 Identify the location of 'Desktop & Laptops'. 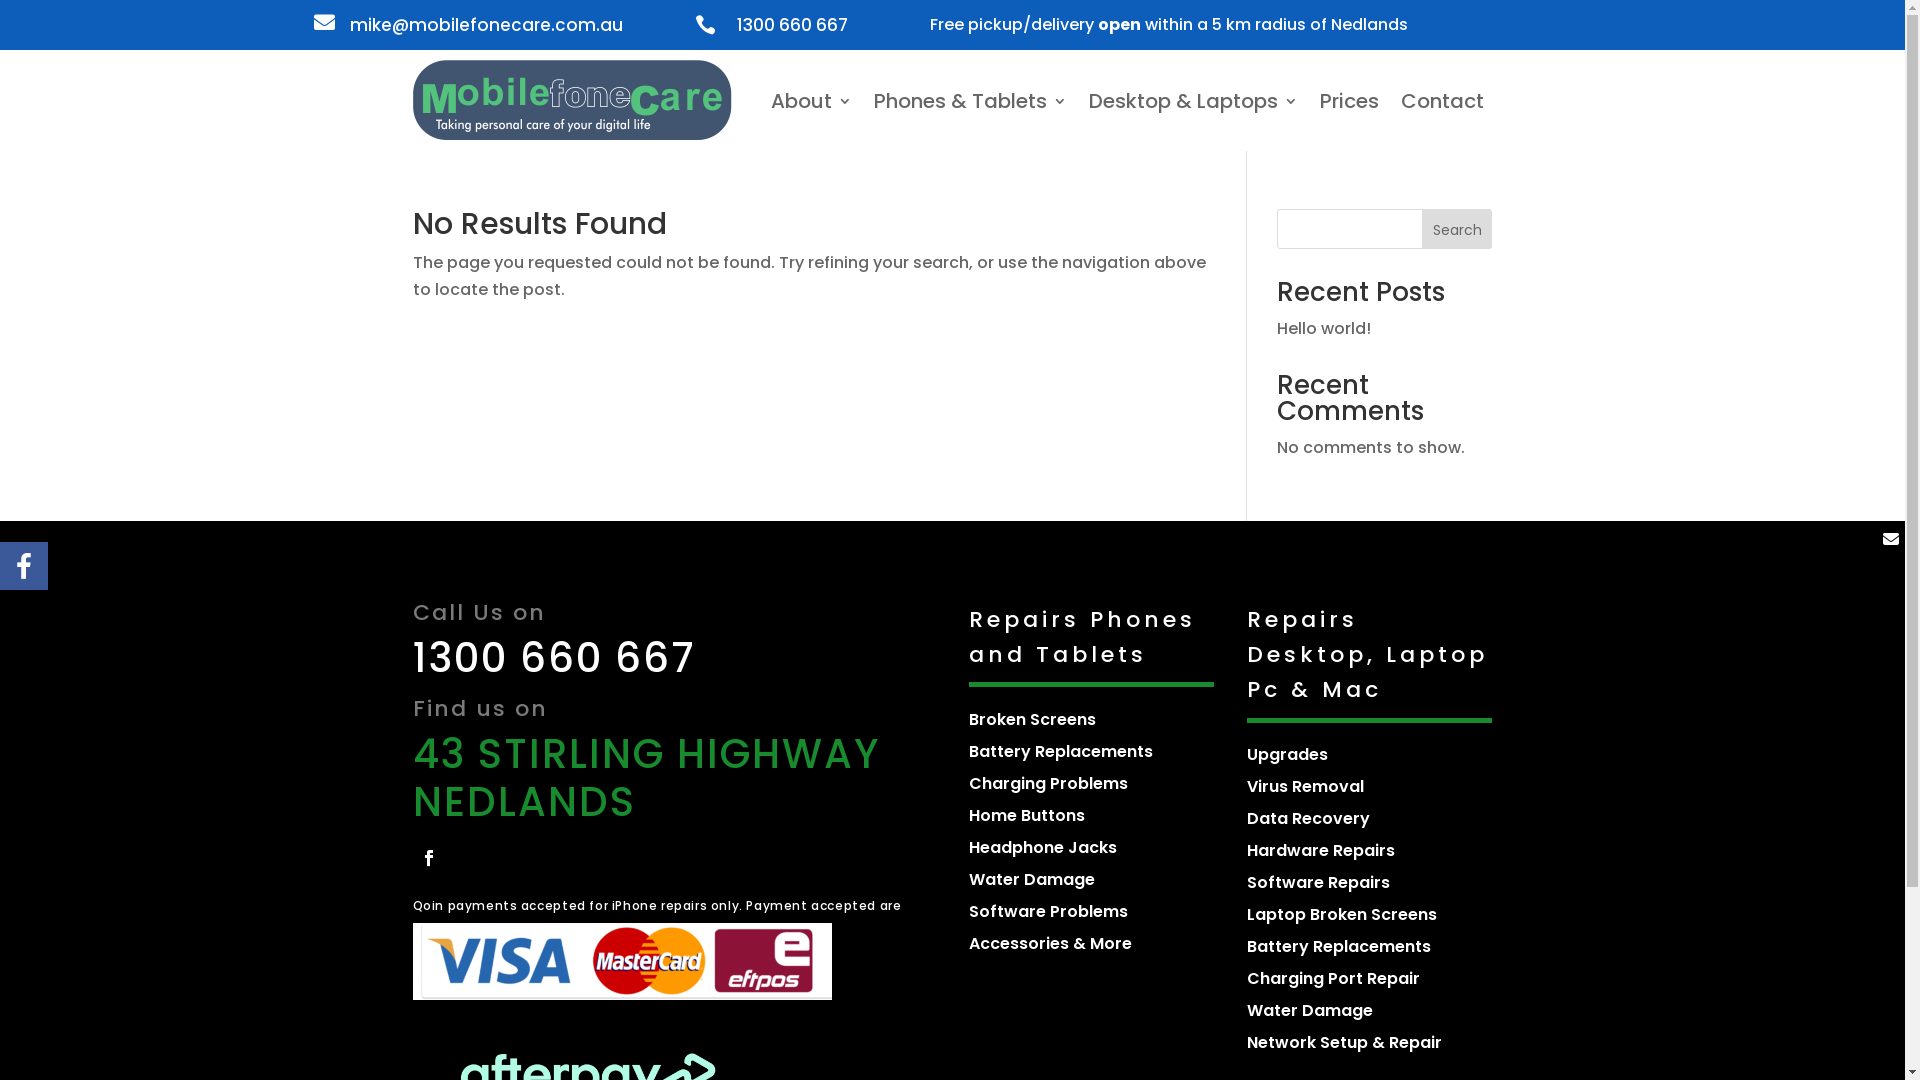
(1192, 100).